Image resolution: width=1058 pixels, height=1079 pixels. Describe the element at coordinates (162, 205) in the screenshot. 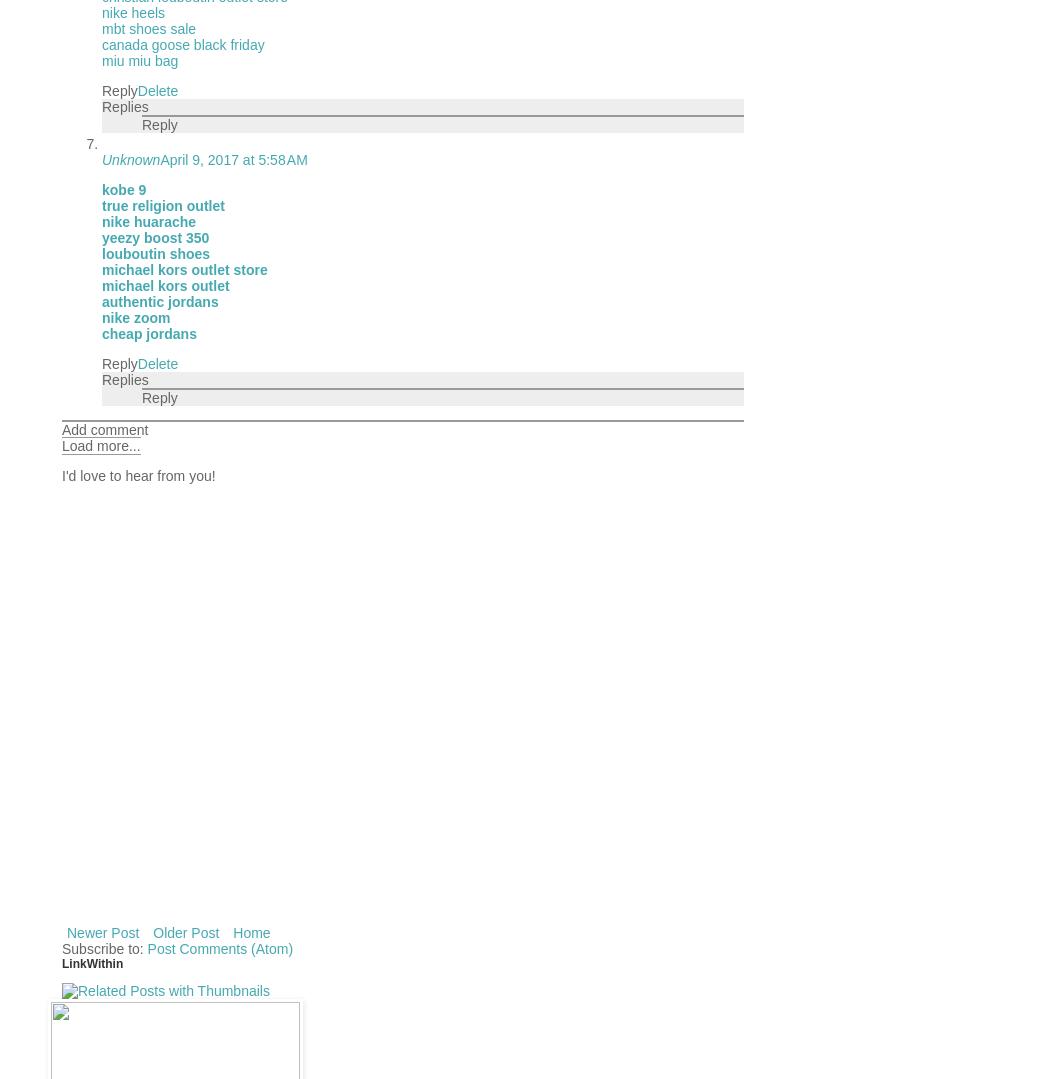

I see `'true religion outlet'` at that location.